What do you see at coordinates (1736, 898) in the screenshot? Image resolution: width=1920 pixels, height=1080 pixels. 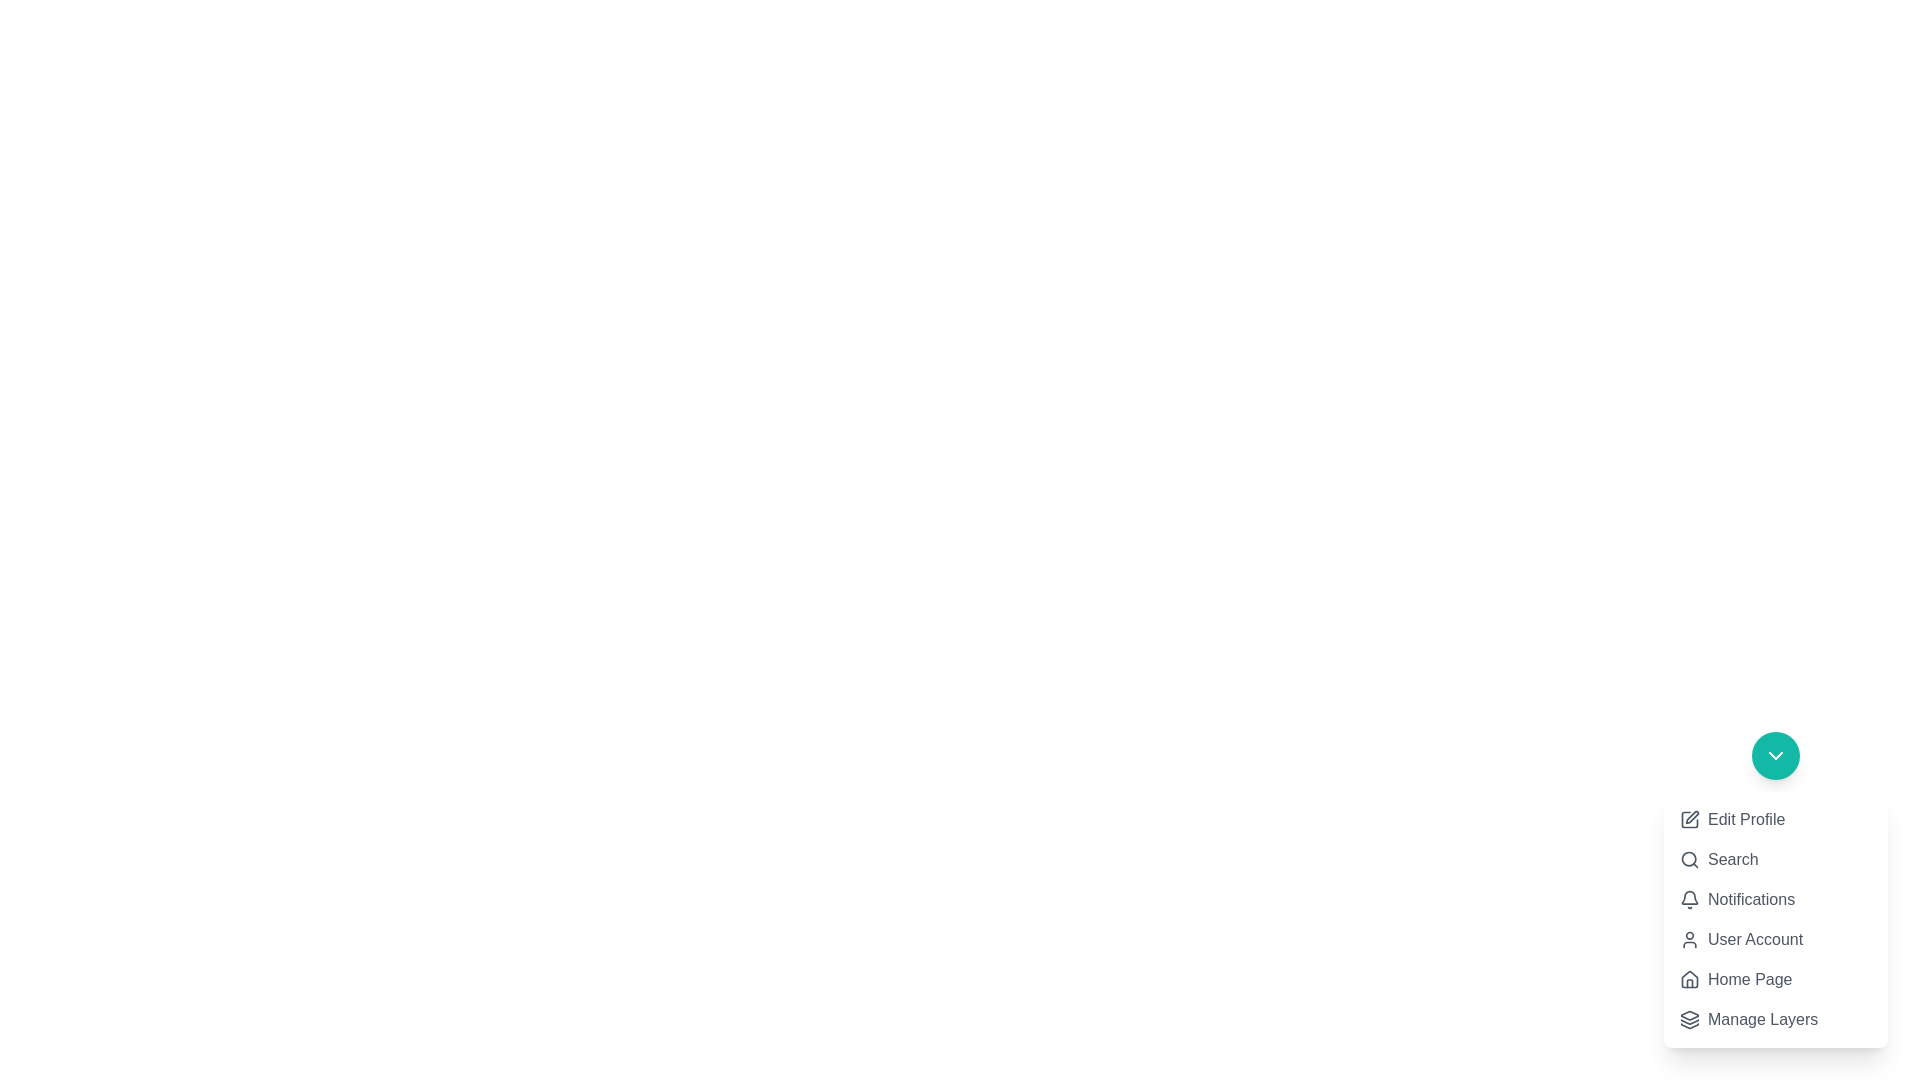 I see `the Interactive menu item, which is the third item in the vertical dropdown menu` at bounding box center [1736, 898].